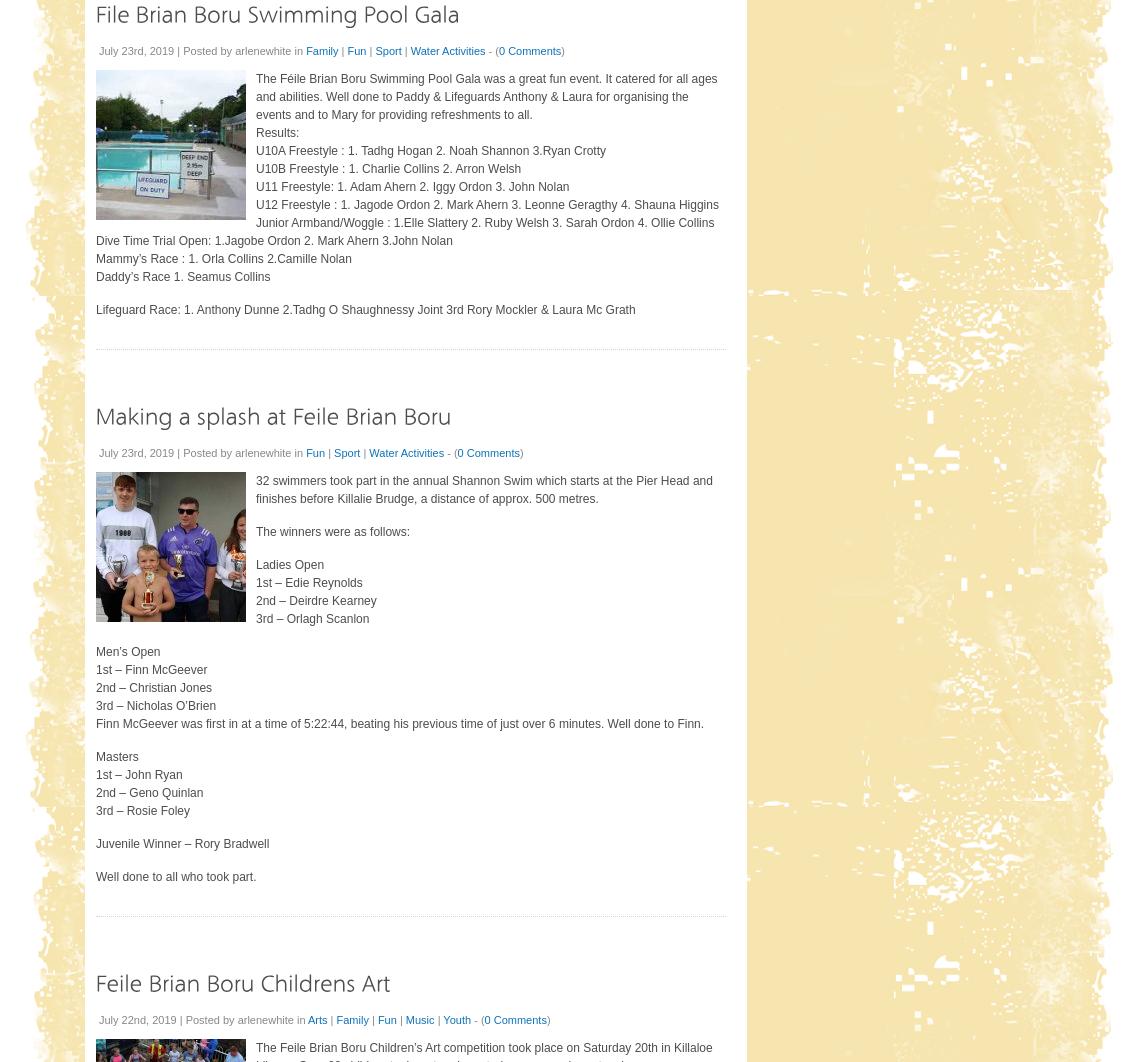 The height and width of the screenshot is (1062, 1140). Describe the element at coordinates (168, 1017) in the screenshot. I see `'July 22nd, 2019 | Posted by'` at that location.